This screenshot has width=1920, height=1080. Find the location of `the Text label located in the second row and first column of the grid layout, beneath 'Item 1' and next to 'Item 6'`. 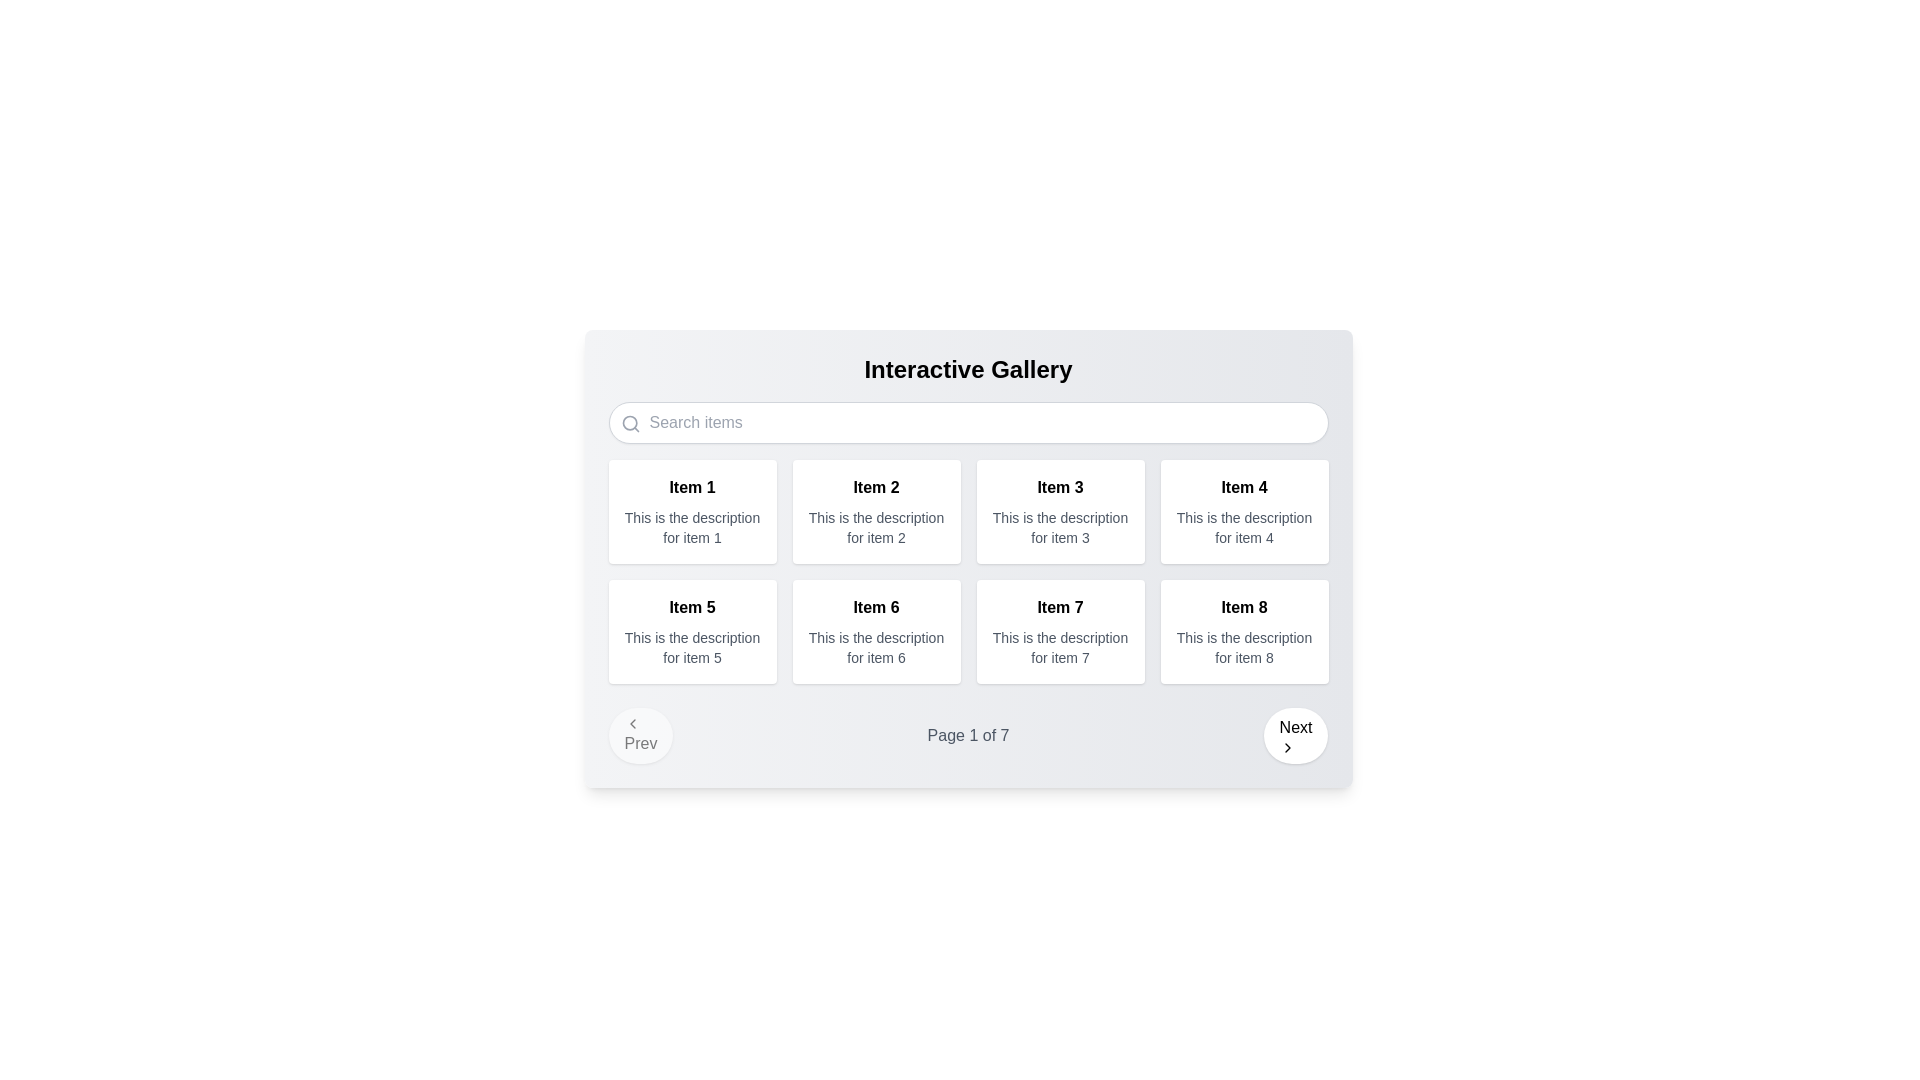

the Text label located in the second row and first column of the grid layout, beneath 'Item 1' and next to 'Item 6' is located at coordinates (692, 607).